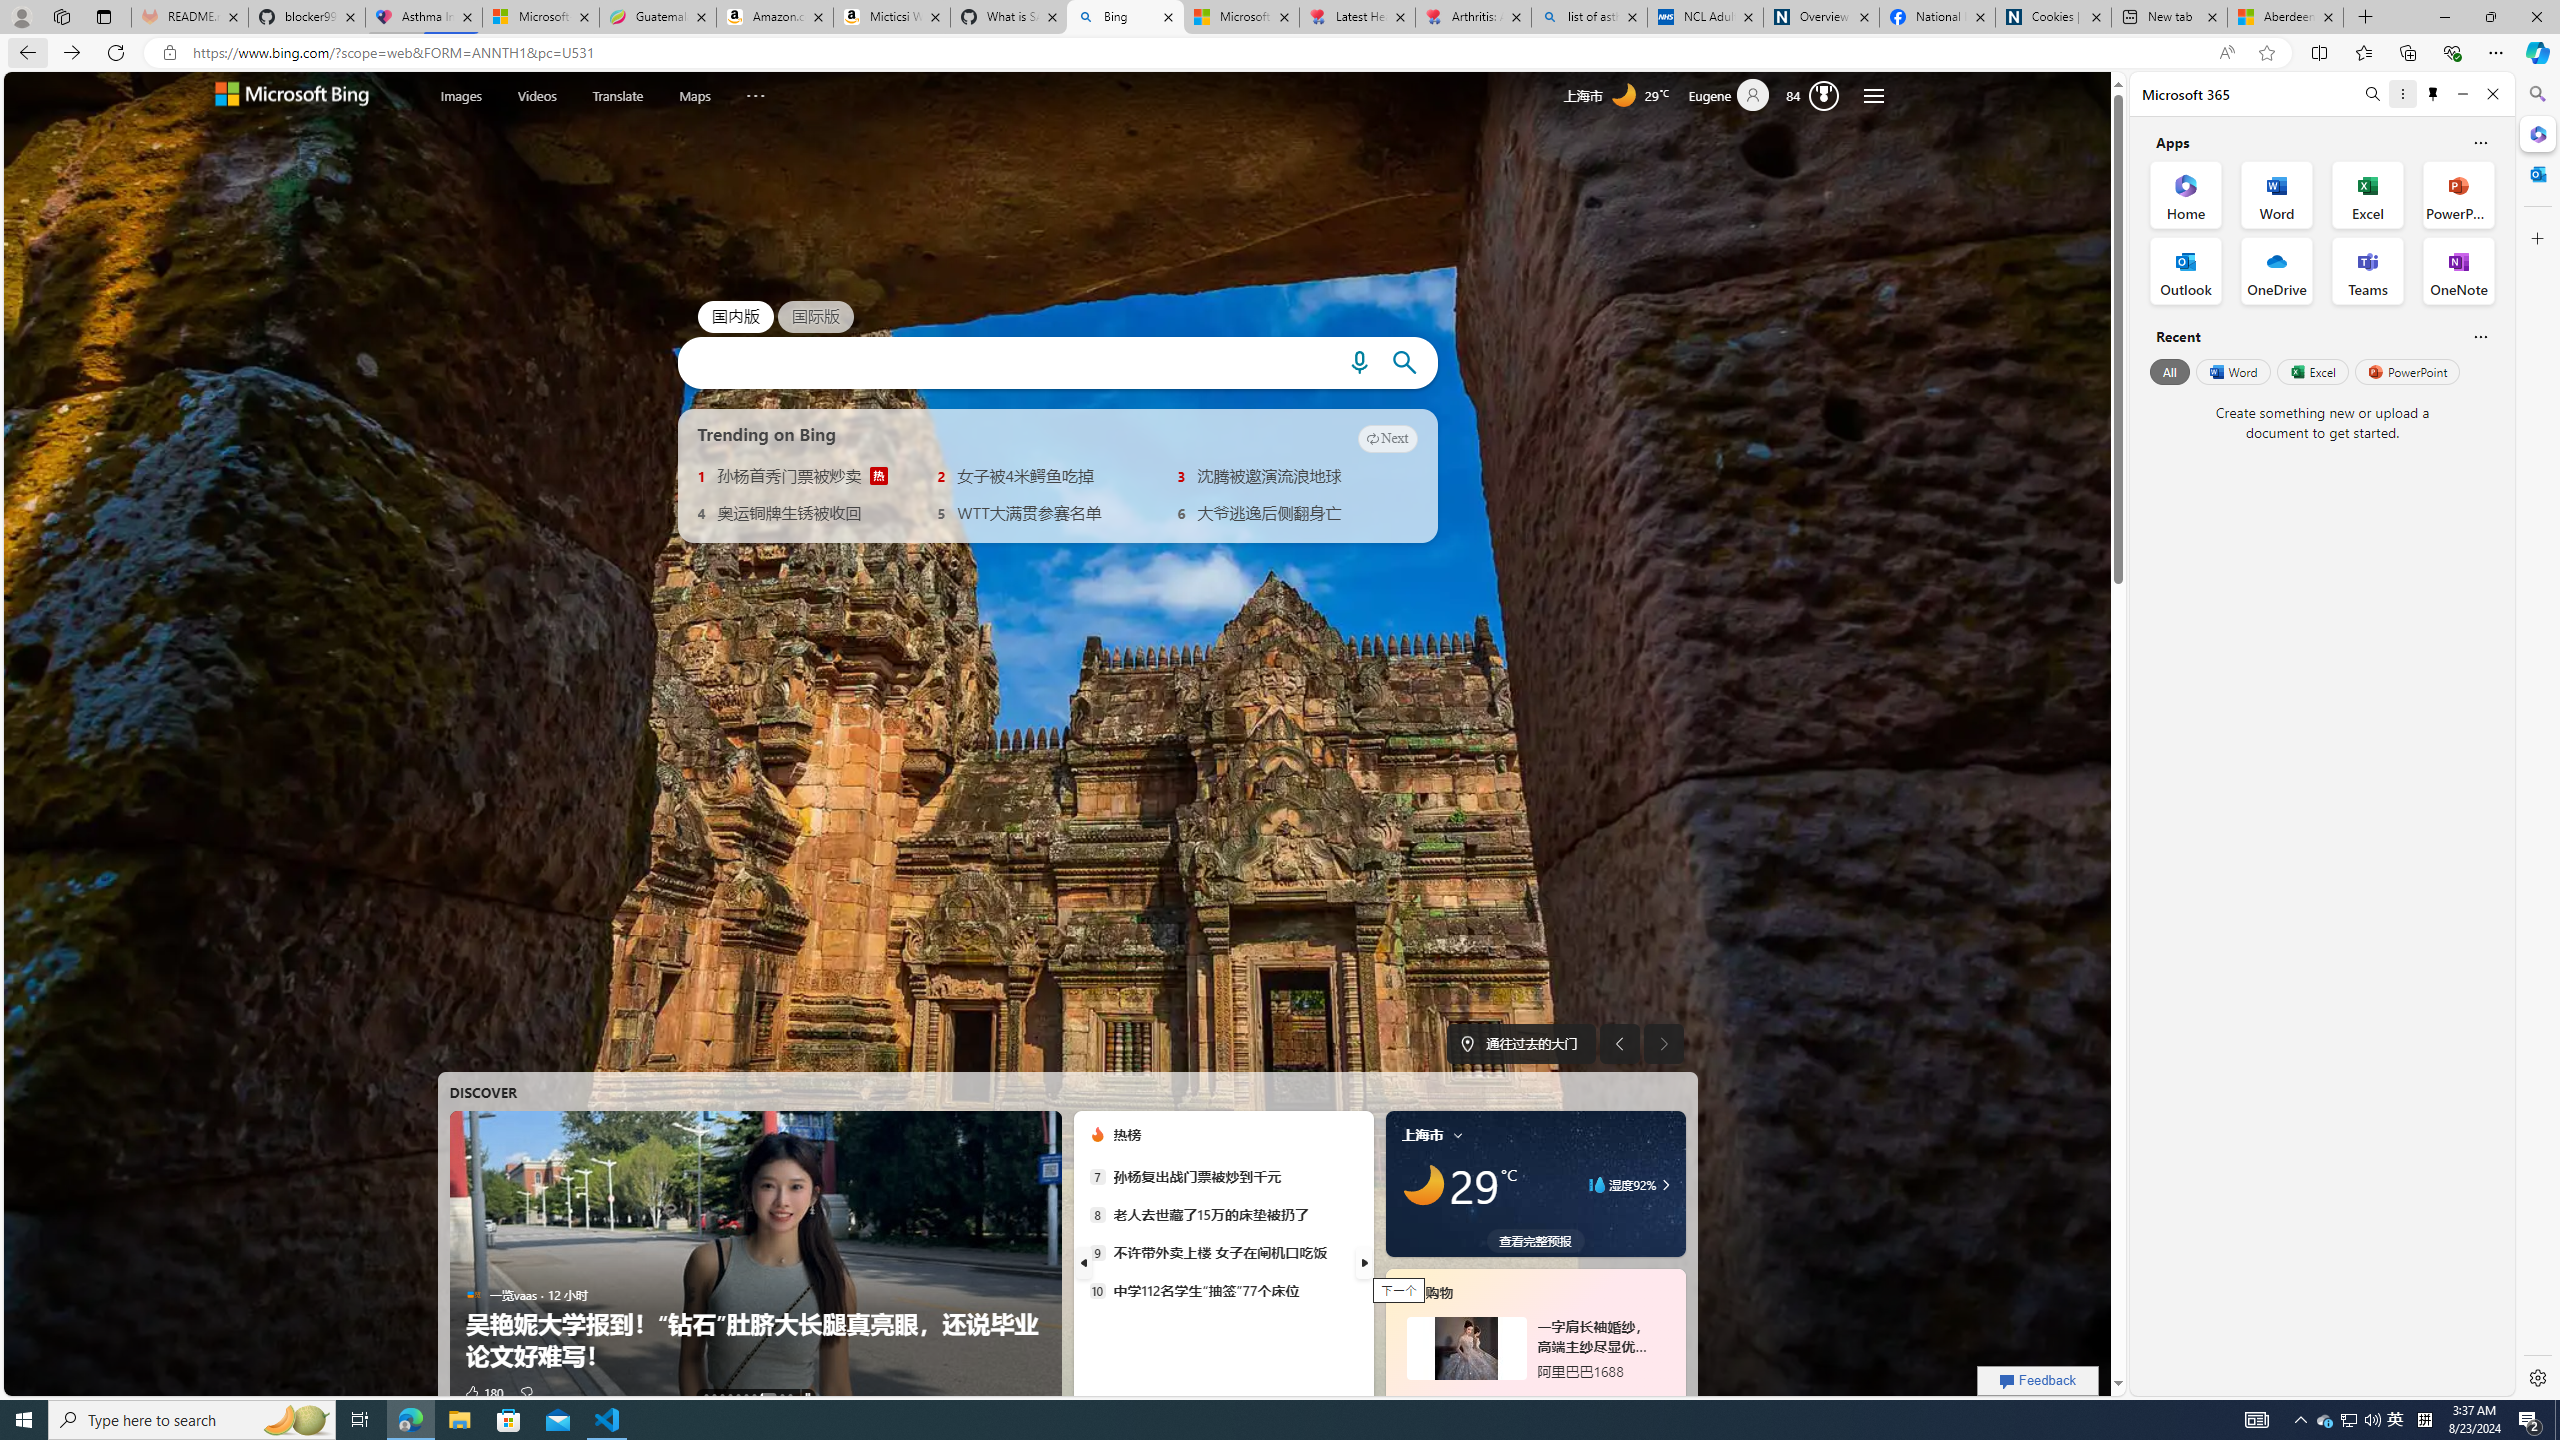 The image size is (2560, 1440). What do you see at coordinates (2185, 271) in the screenshot?
I see `'Outlook Office App'` at bounding box center [2185, 271].